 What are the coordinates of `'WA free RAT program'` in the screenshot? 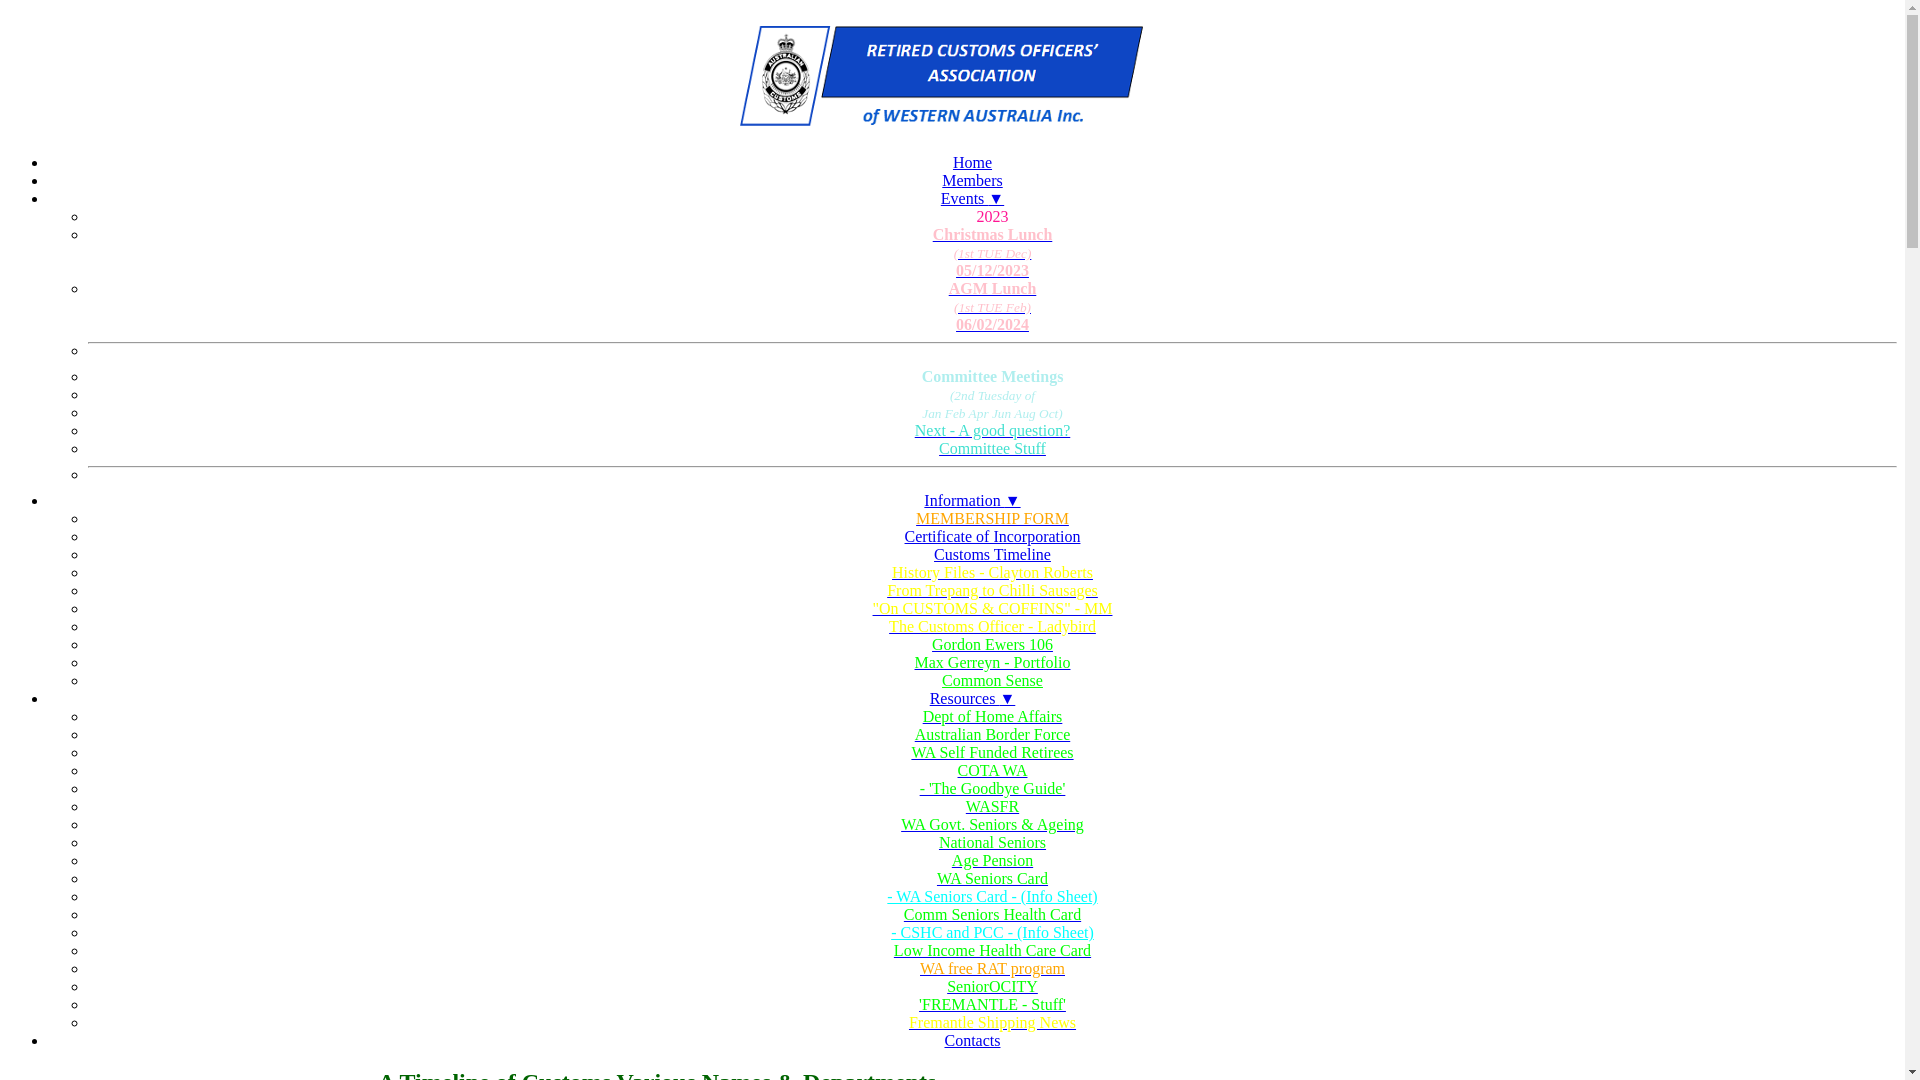 It's located at (992, 967).